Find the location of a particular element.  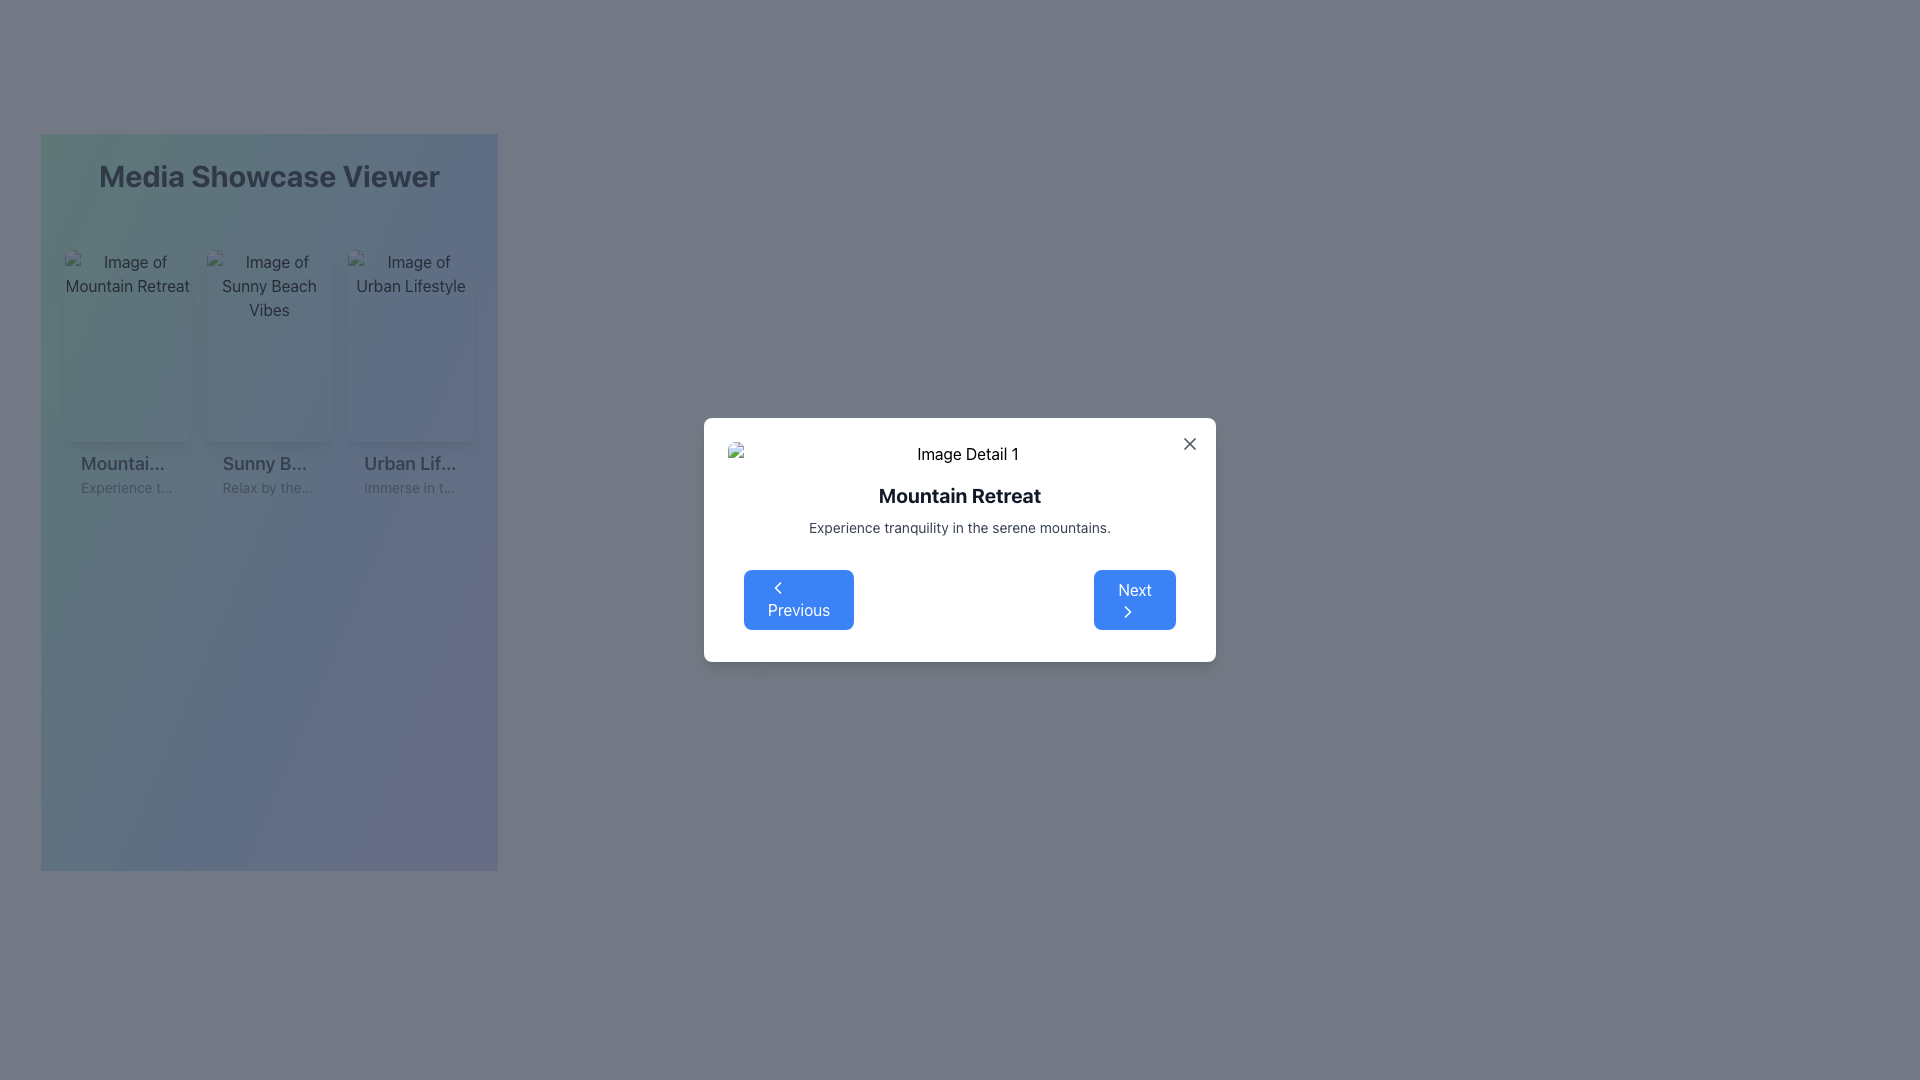

the 'Previous' button which contains the left-chevron arrow vector graphic icon located at the bottom left of the modal popup is located at coordinates (776, 586).